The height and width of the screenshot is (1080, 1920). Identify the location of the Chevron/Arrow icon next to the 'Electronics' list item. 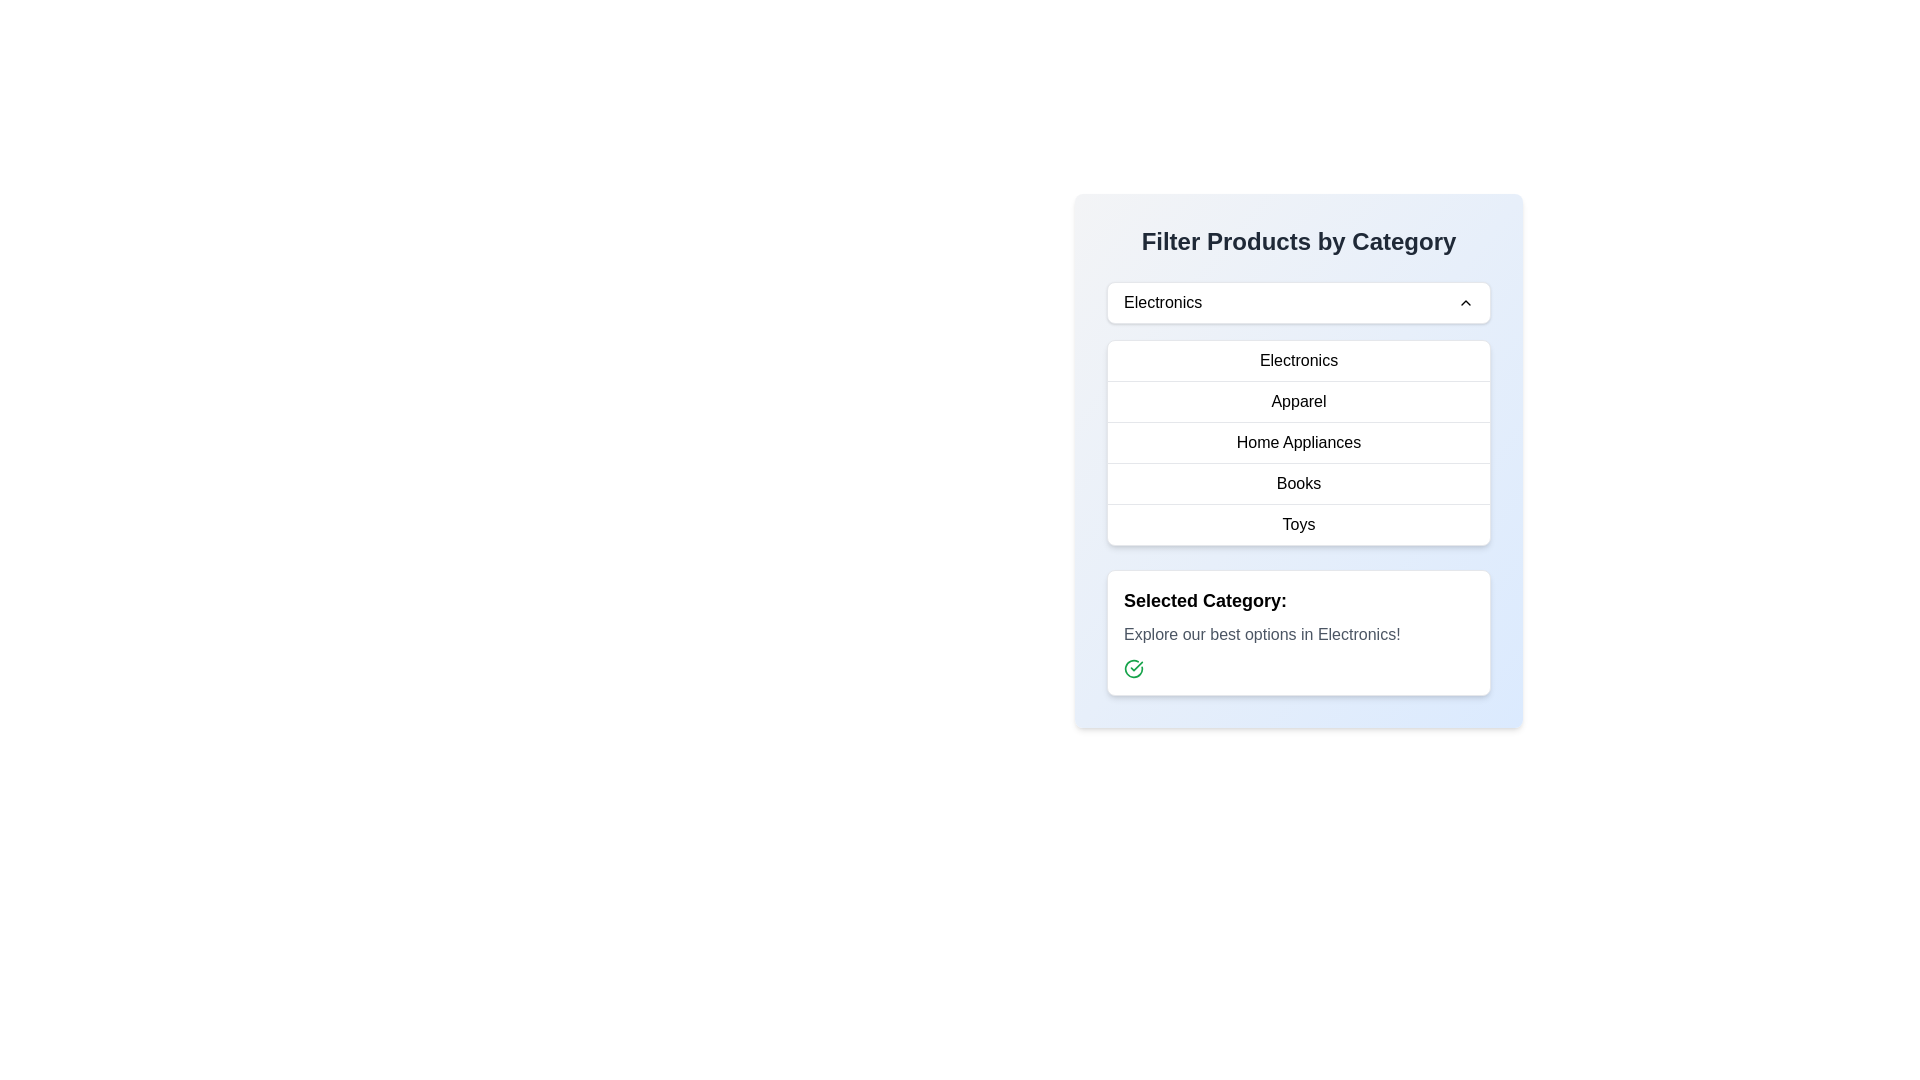
(1465, 303).